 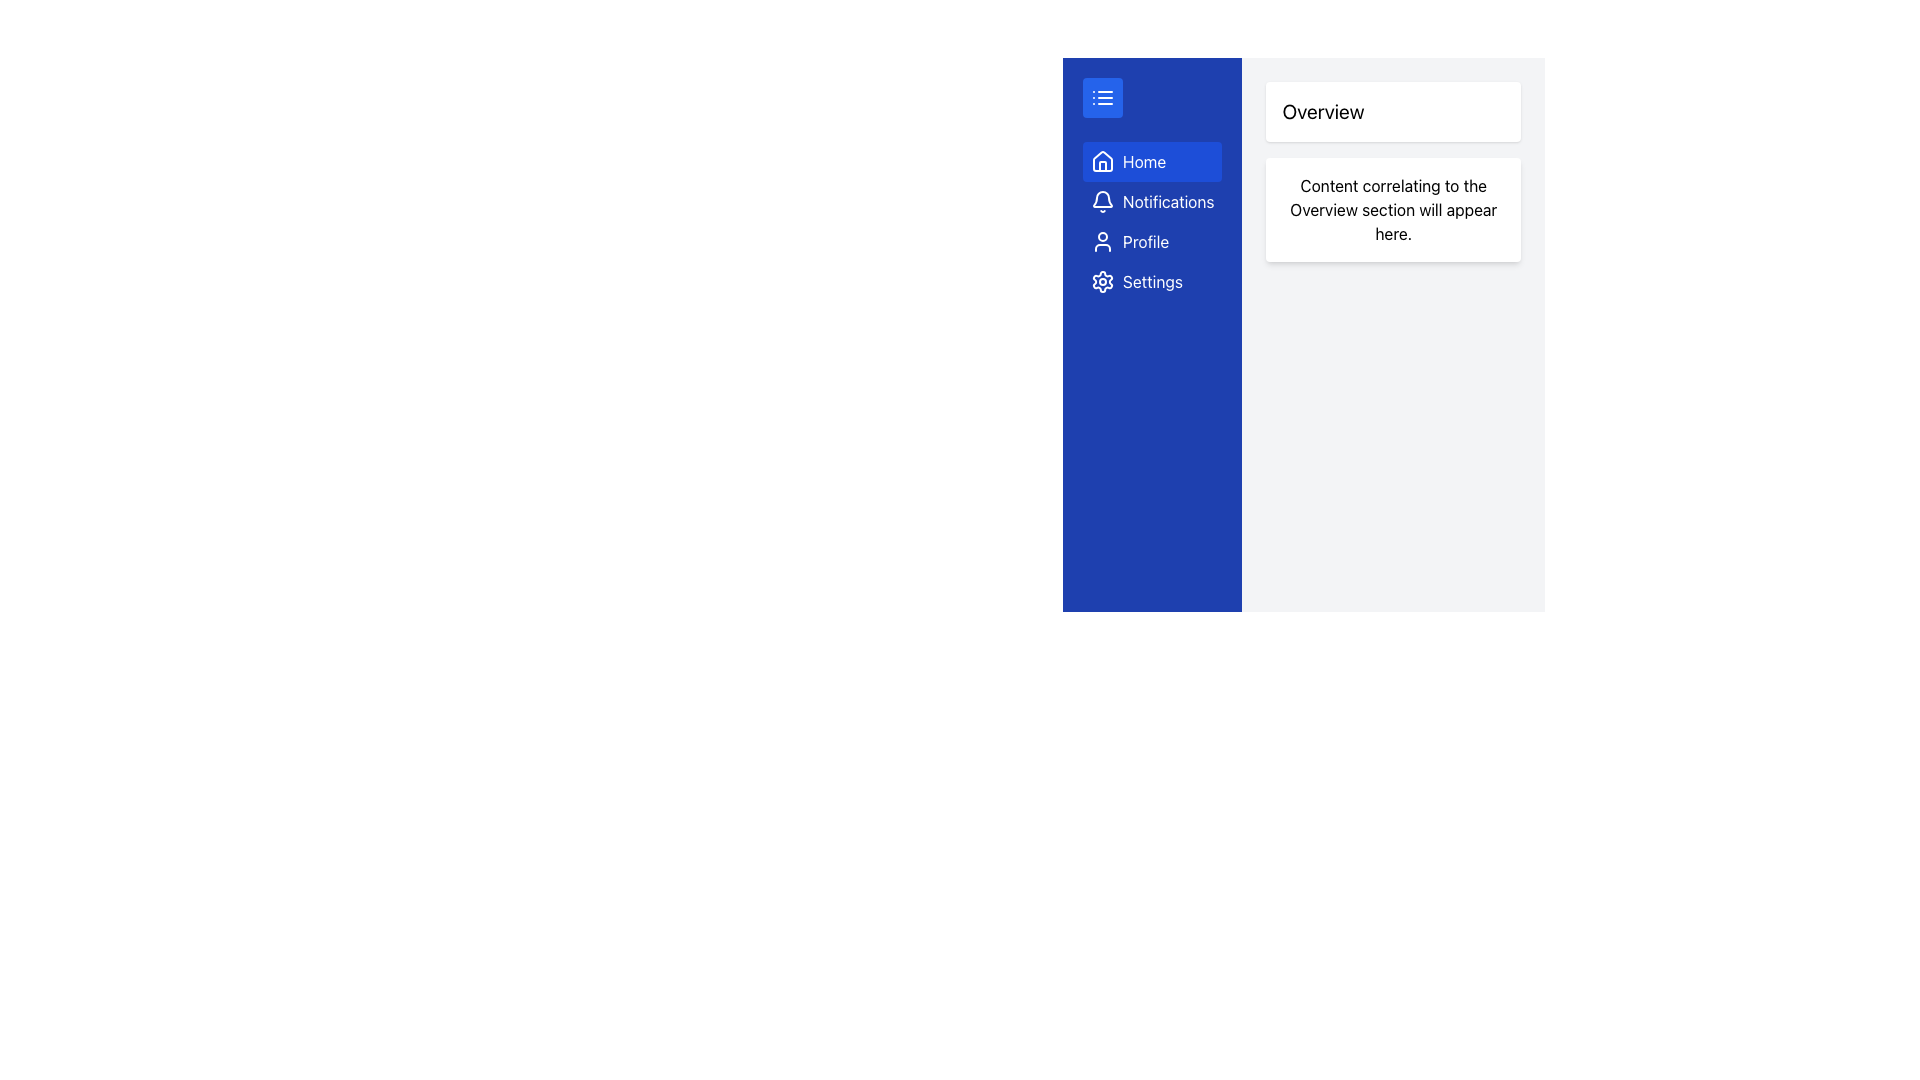 I want to click on the 'Notifications' label in the vertical navigation menu, so click(x=1168, y=201).